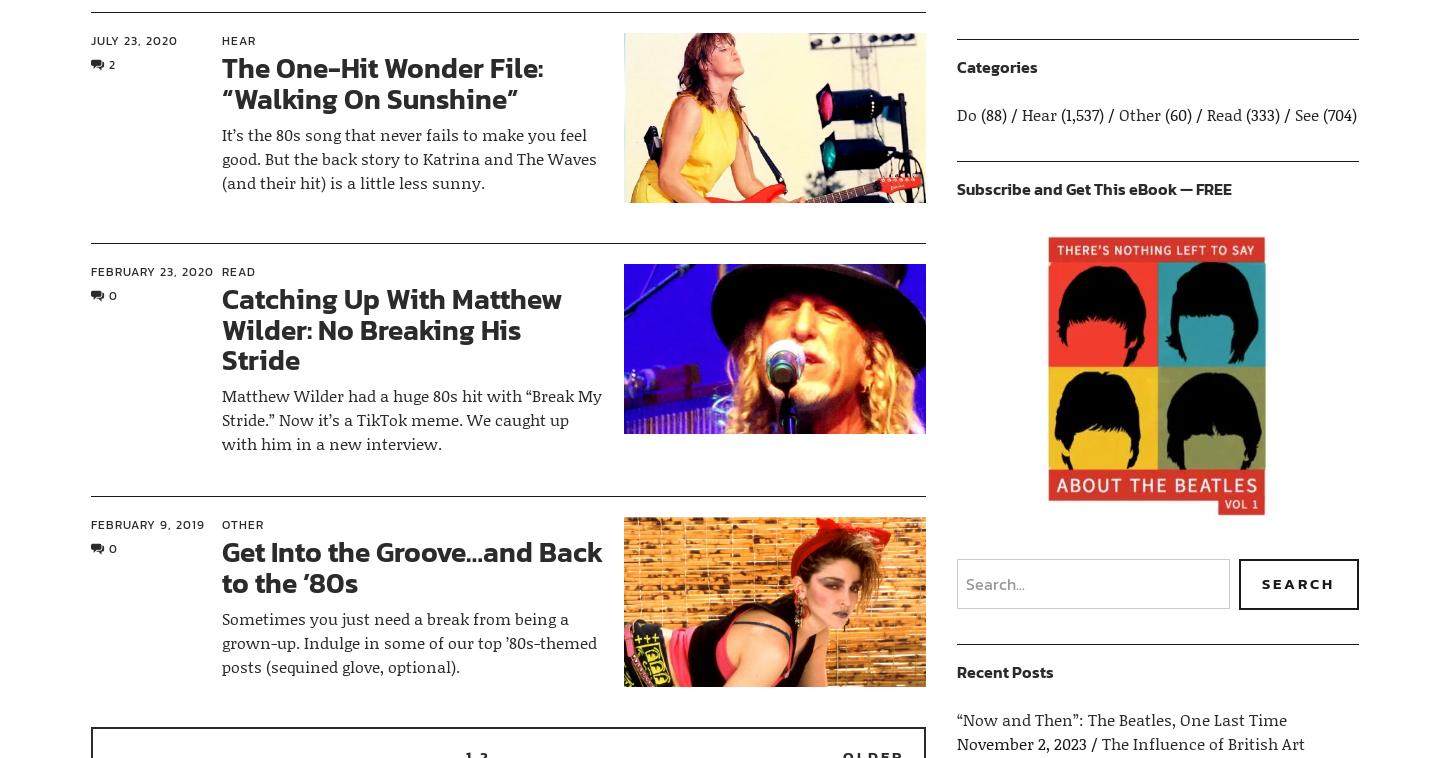  I want to click on 'Sometimes you just need a break from being a grown-up.  Indulge in some of our top ’80s-themed posts (sequined glove, optional).', so click(407, 642).